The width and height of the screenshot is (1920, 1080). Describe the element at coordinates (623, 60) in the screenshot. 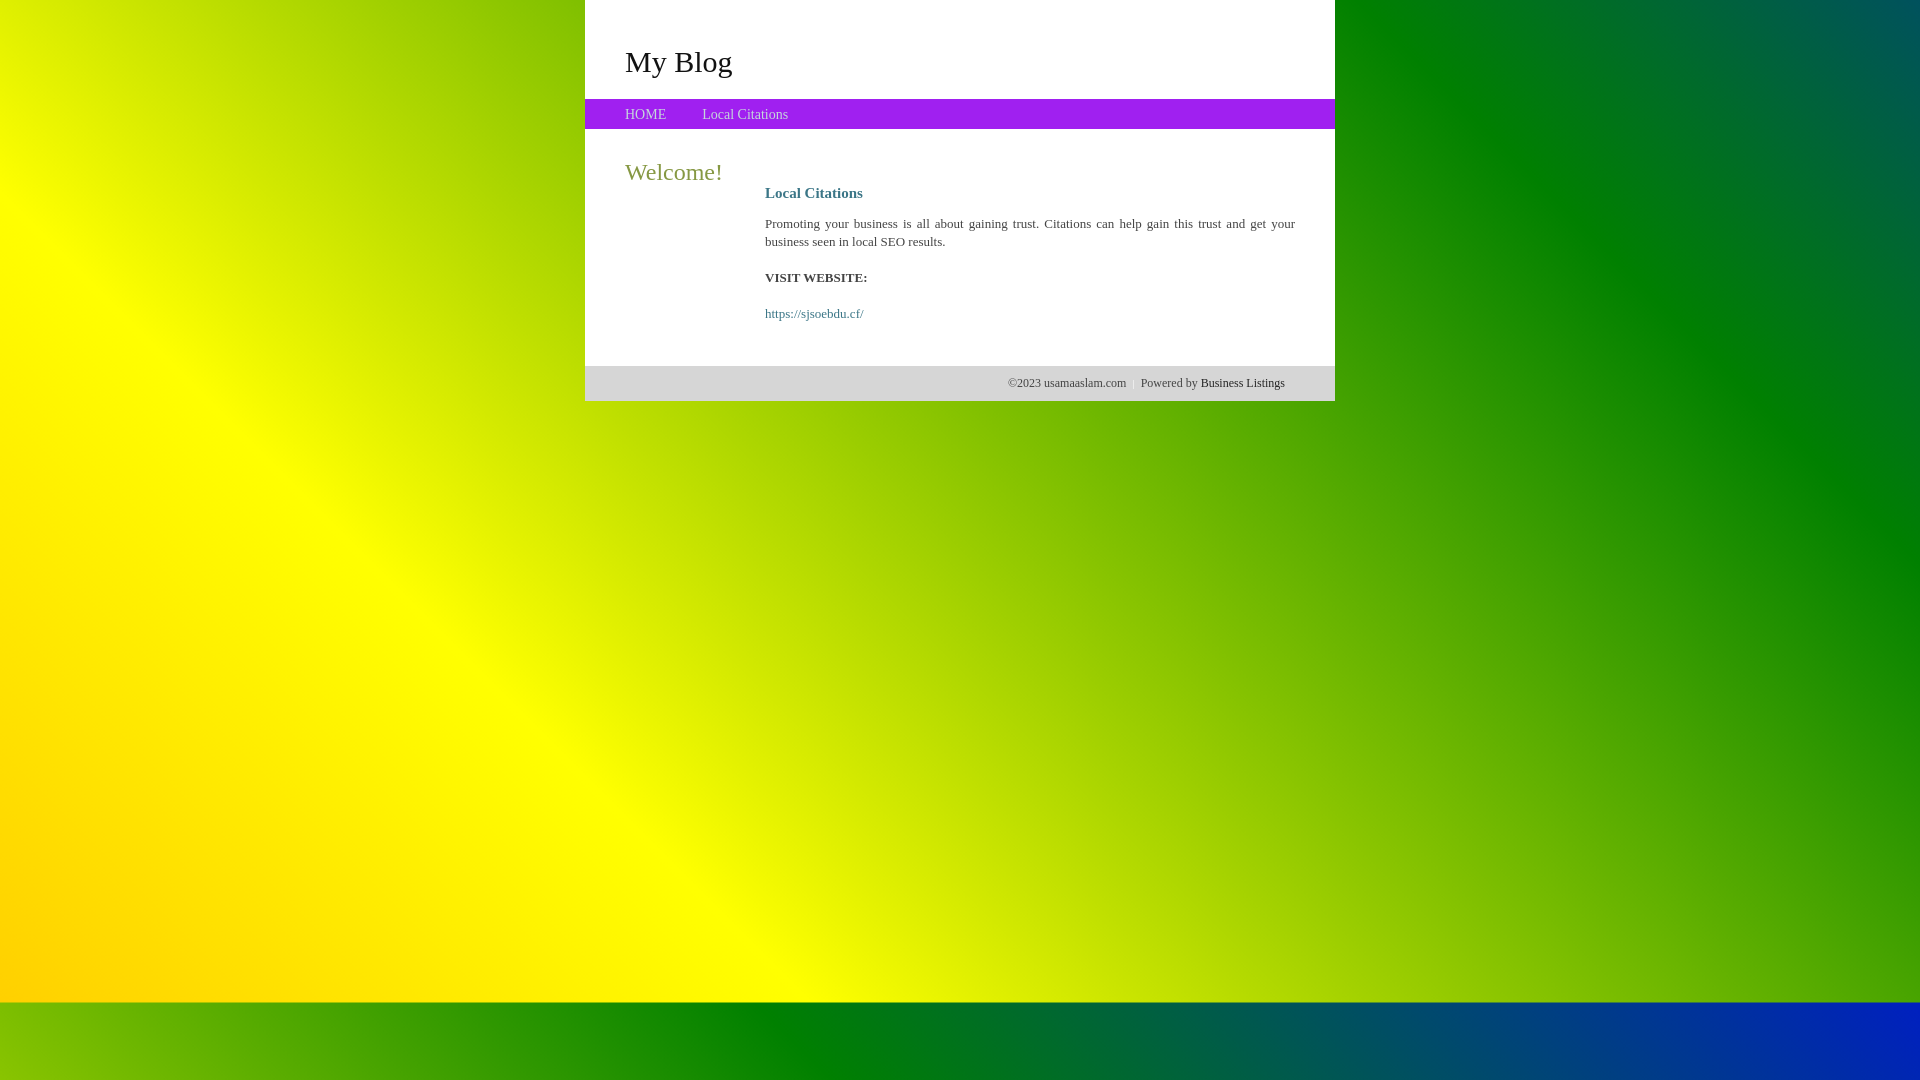

I see `'My Blog'` at that location.